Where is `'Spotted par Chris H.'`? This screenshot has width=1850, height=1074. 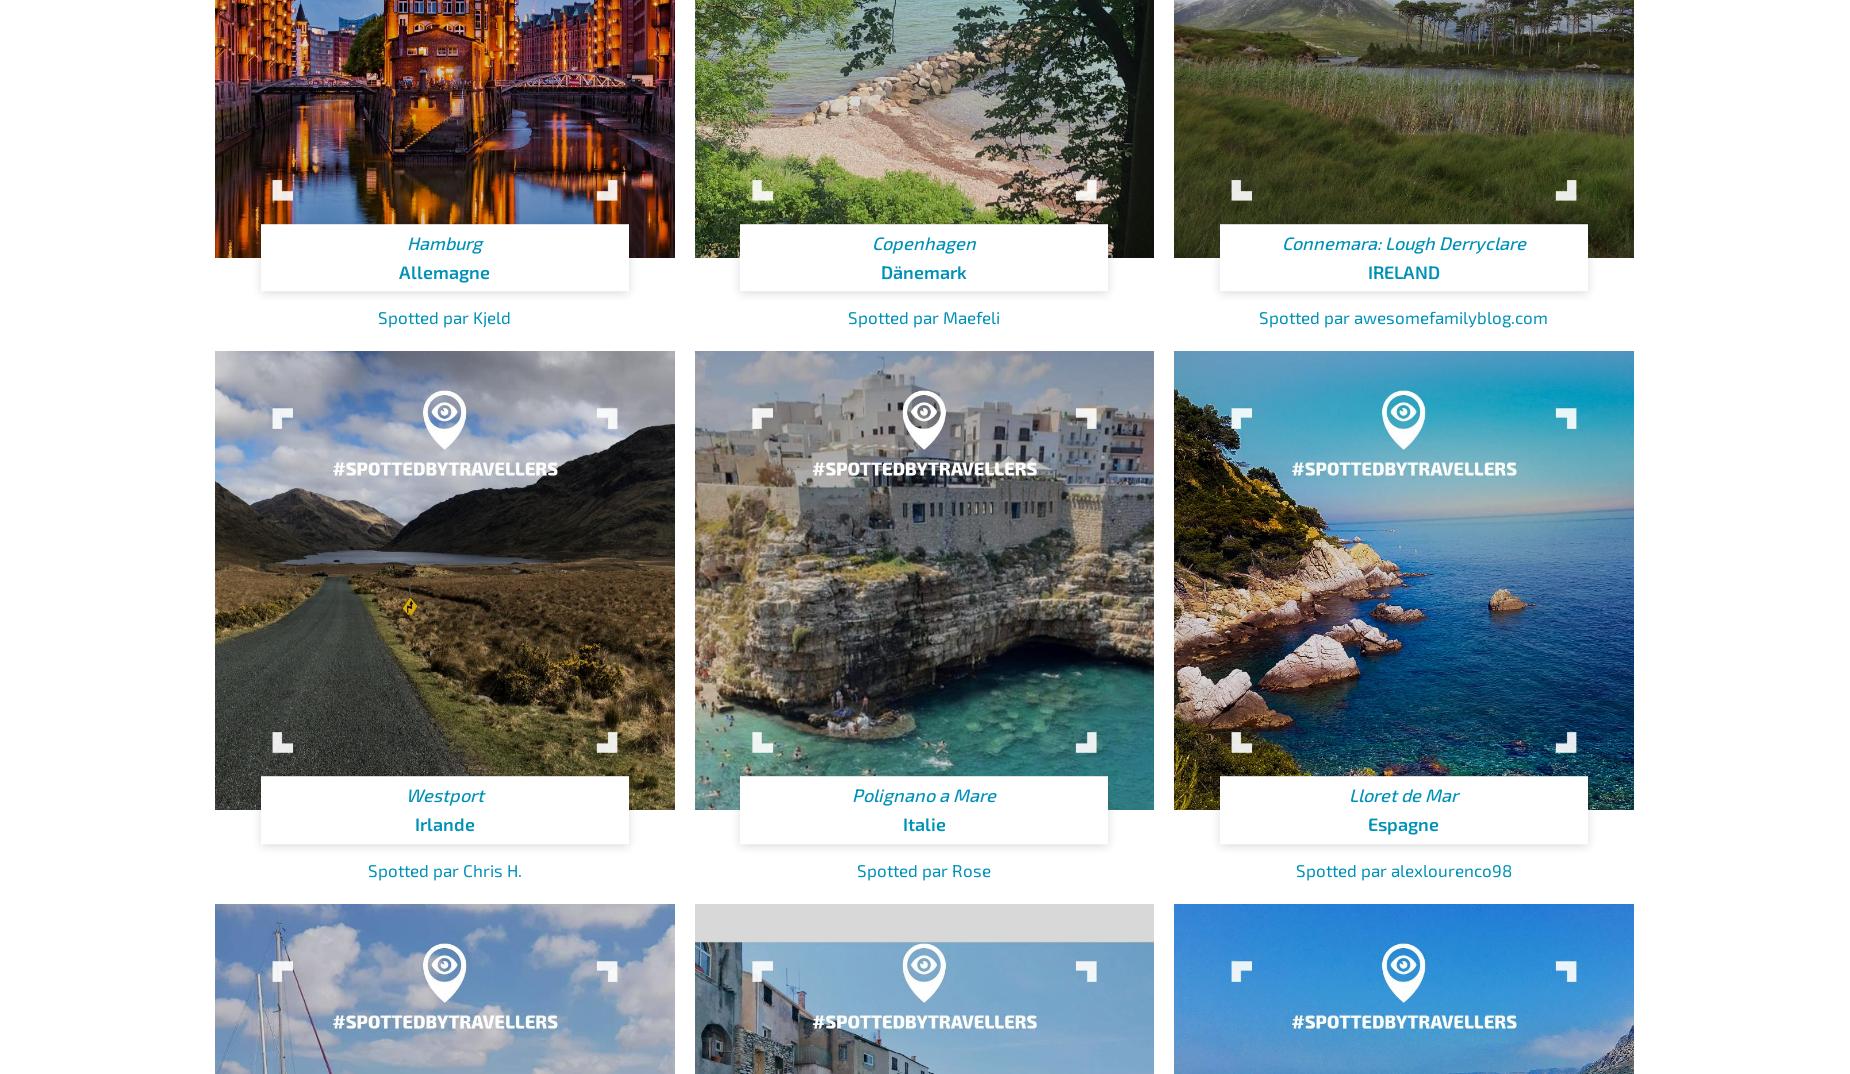
'Spotted par Chris H.' is located at coordinates (443, 869).